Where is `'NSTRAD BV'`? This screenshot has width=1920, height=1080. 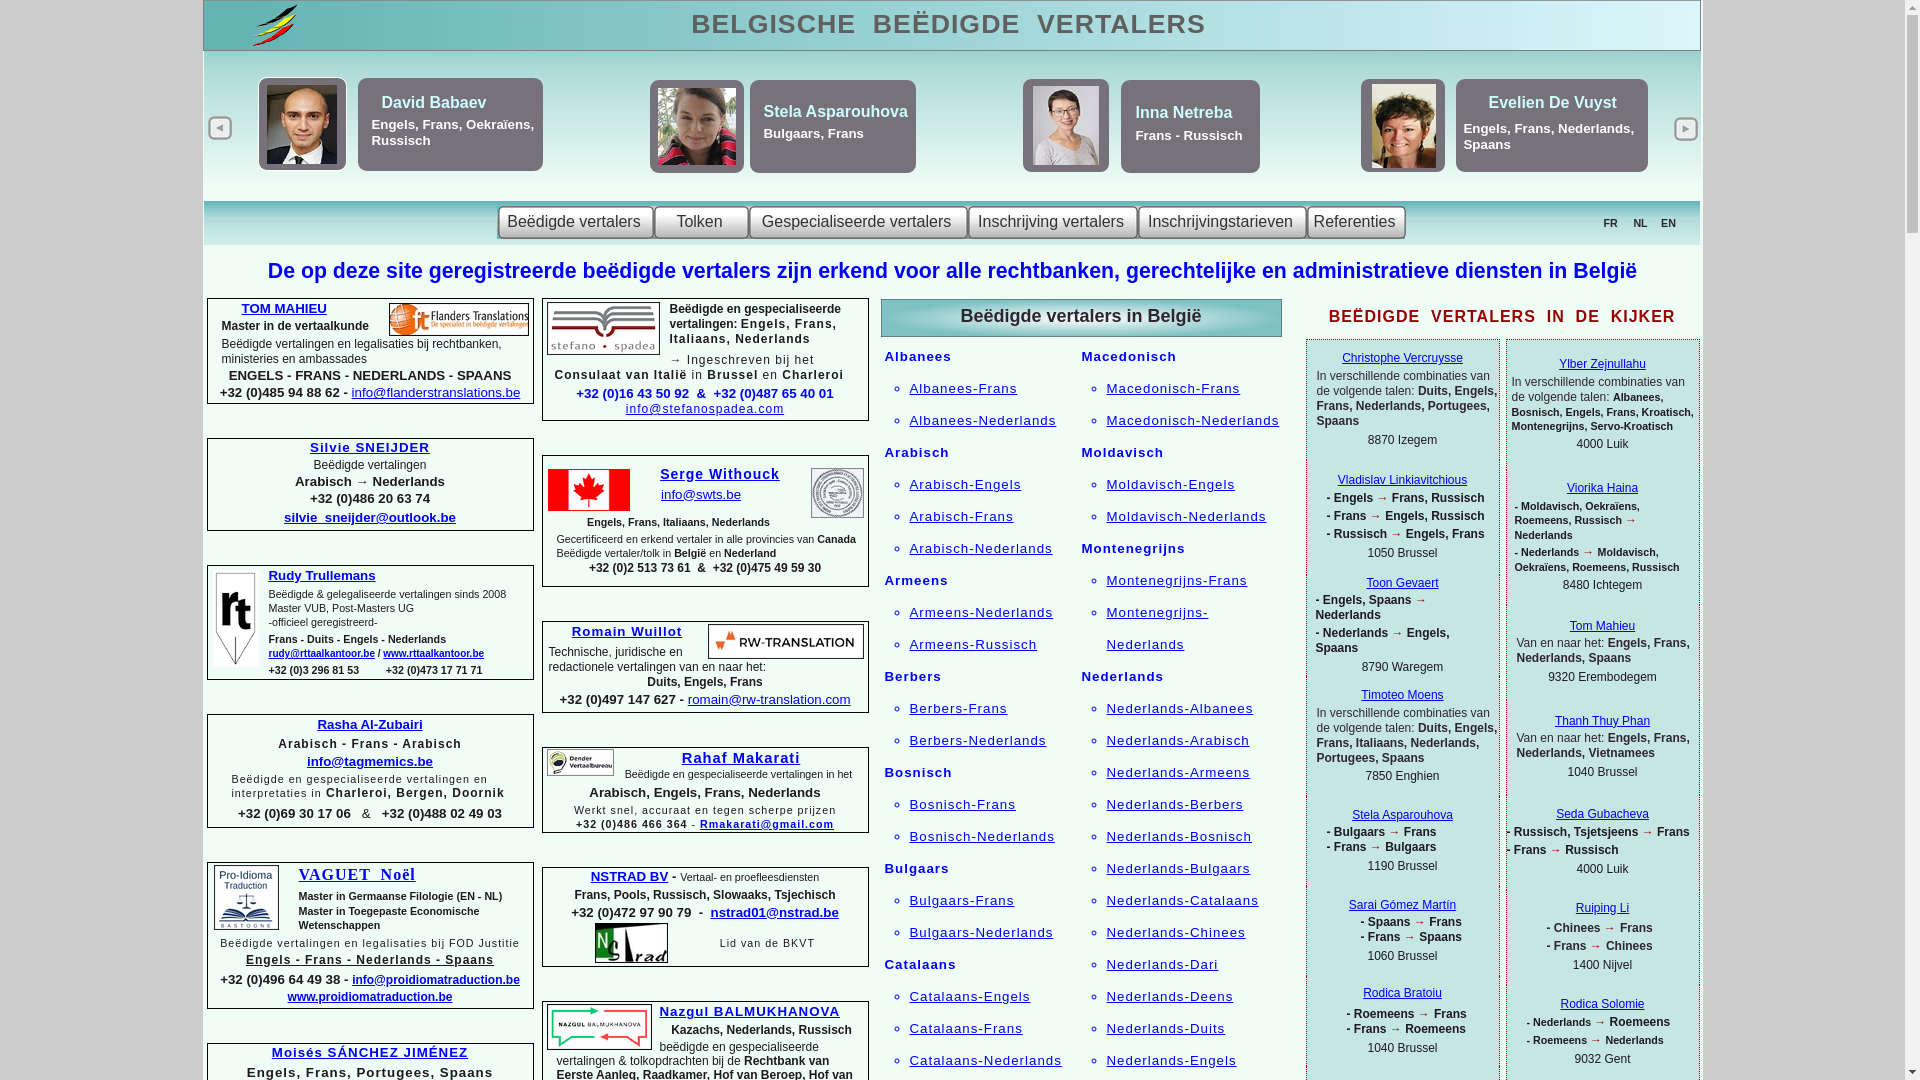
'NSTRAD BV' is located at coordinates (628, 875).